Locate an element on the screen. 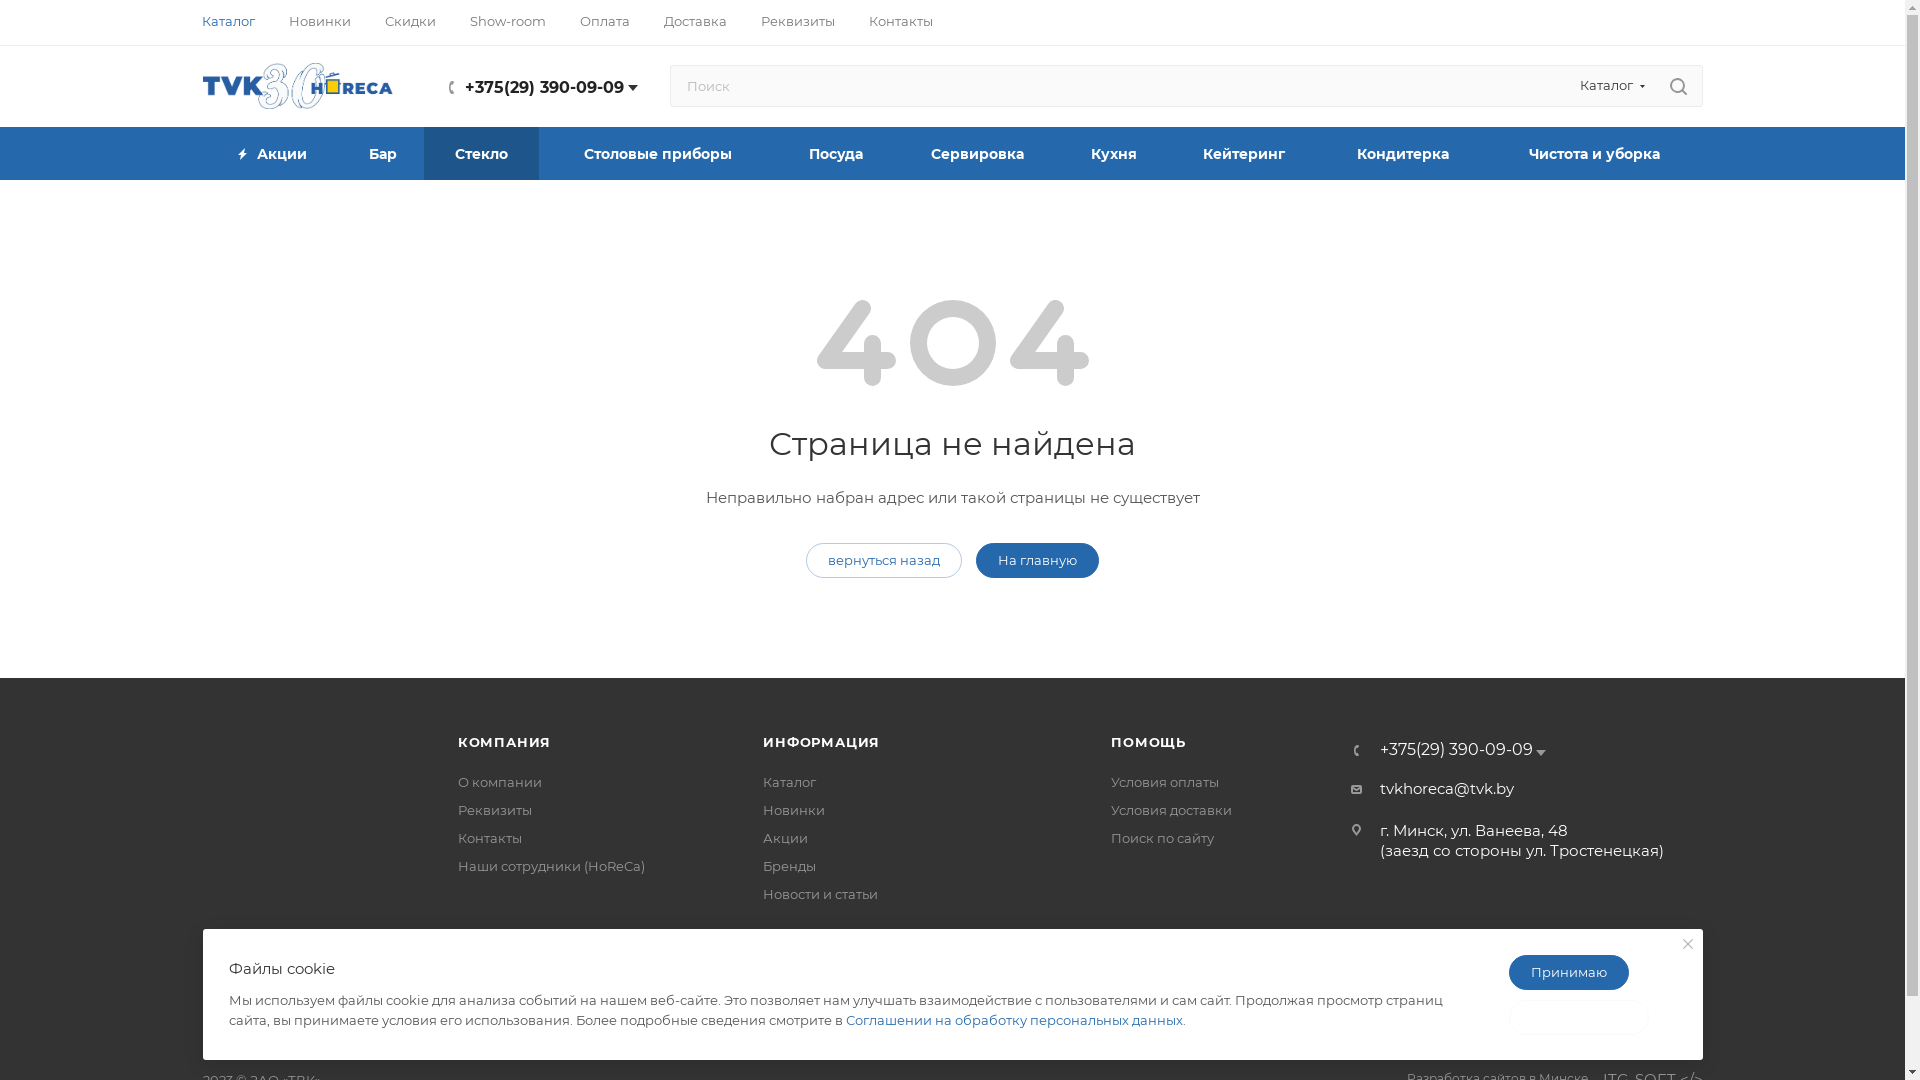 This screenshot has height=1080, width=1920. 'tvkhoreca@tvk.by' is located at coordinates (1446, 788).